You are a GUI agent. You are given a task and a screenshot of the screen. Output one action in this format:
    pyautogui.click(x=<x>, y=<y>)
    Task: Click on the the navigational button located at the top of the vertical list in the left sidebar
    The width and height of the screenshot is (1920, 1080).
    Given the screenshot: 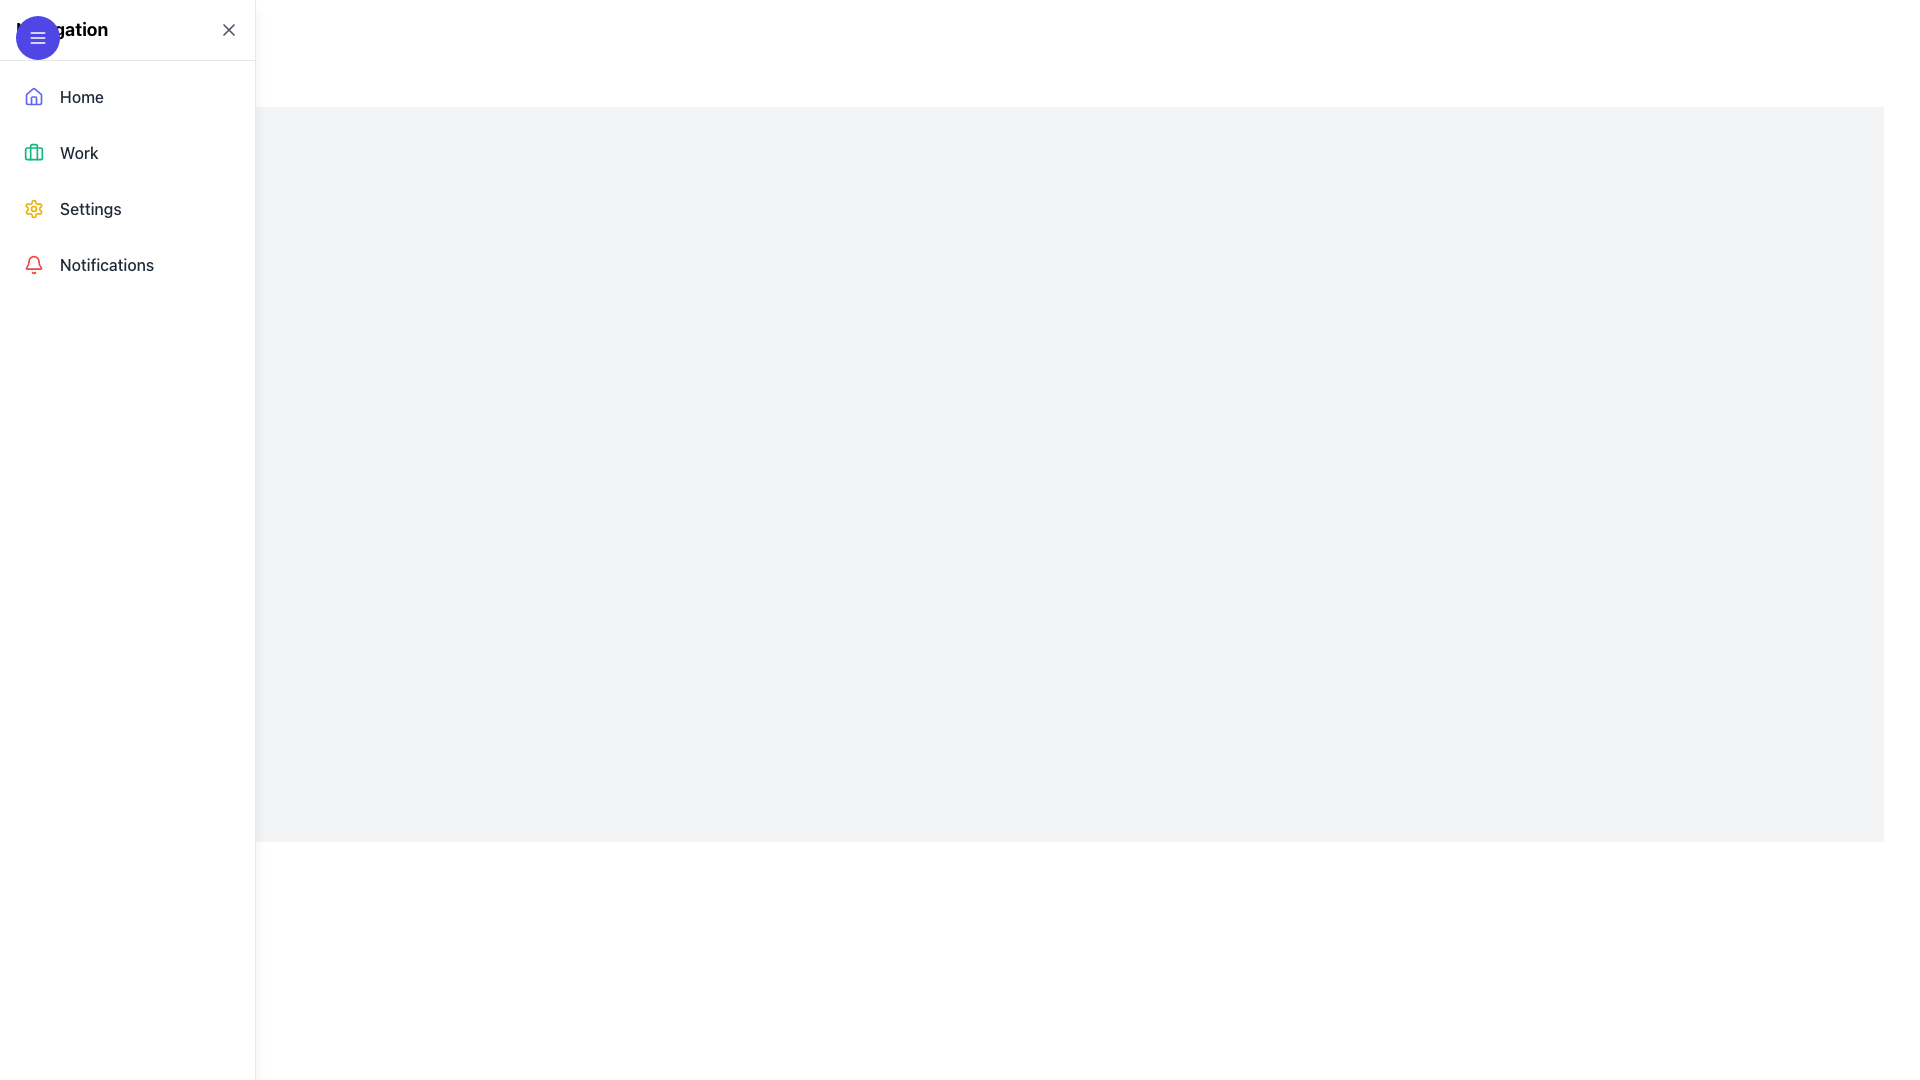 What is the action you would take?
    pyautogui.click(x=126, y=96)
    